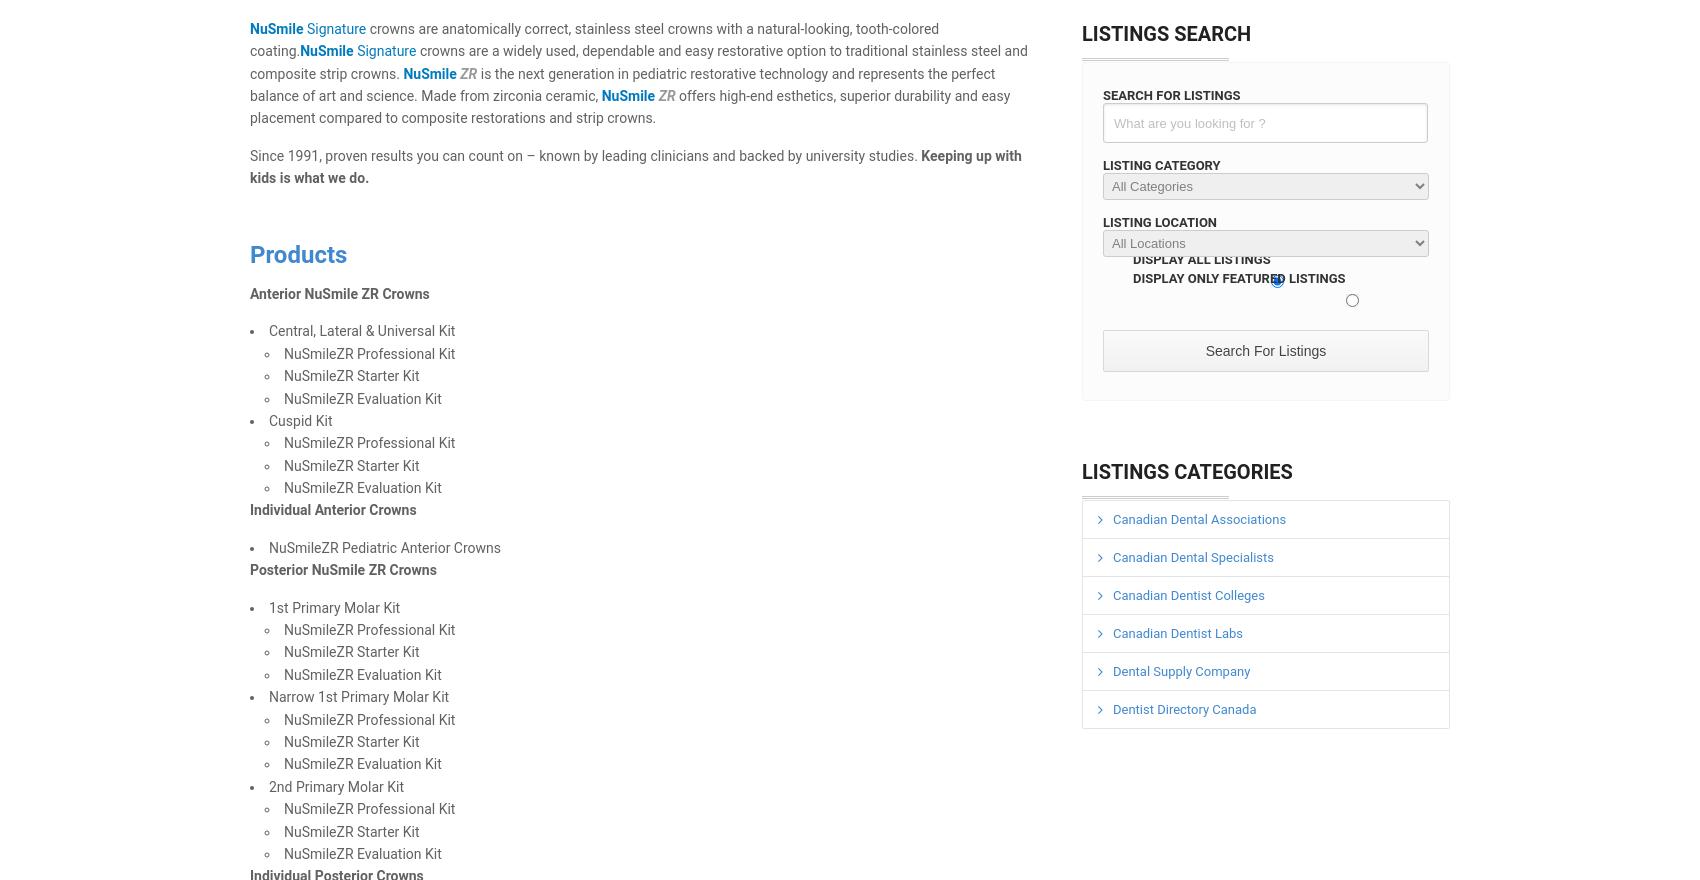  Describe the element at coordinates (332, 509) in the screenshot. I see `'Individual Anterior Crowns'` at that location.